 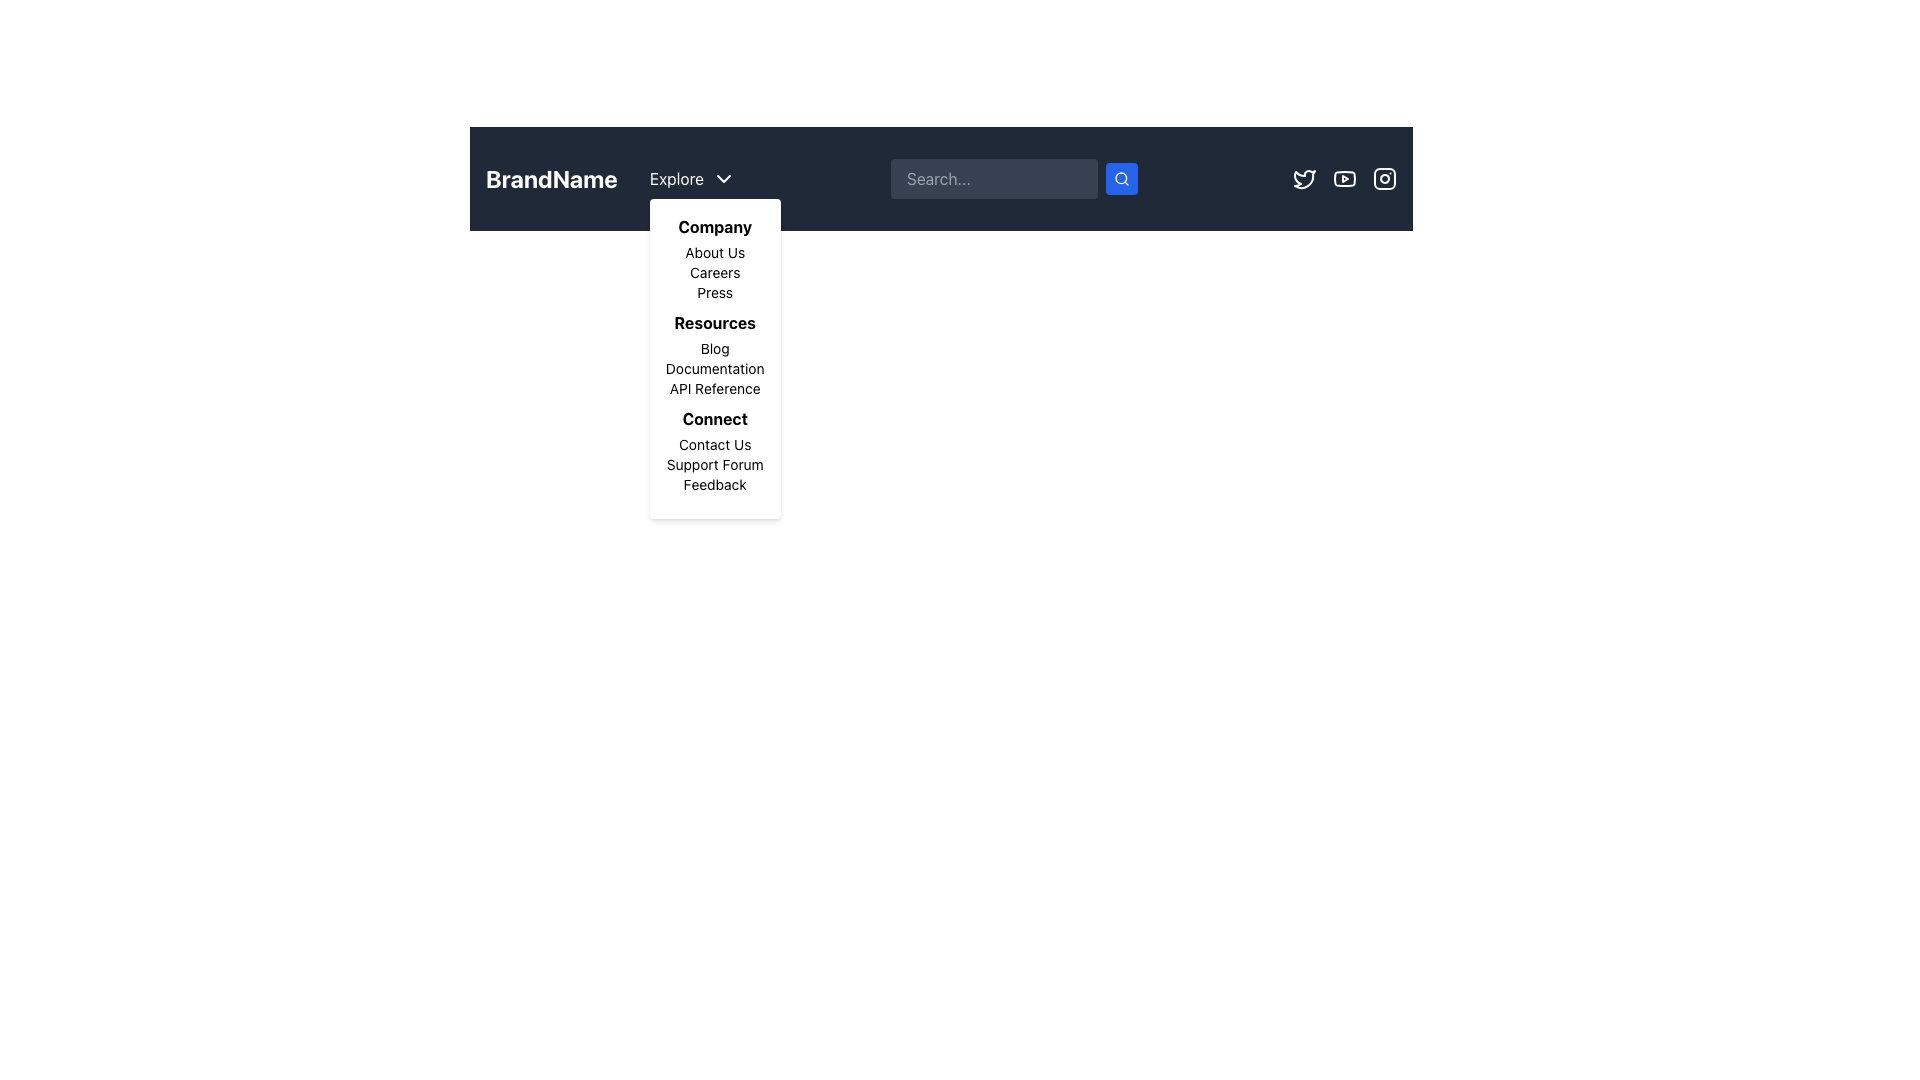 I want to click on the non-interactive Text label that serves as a heading for the dropdown menu under 'Explore', located at the top of the vertical dropdown menu, so click(x=715, y=226).